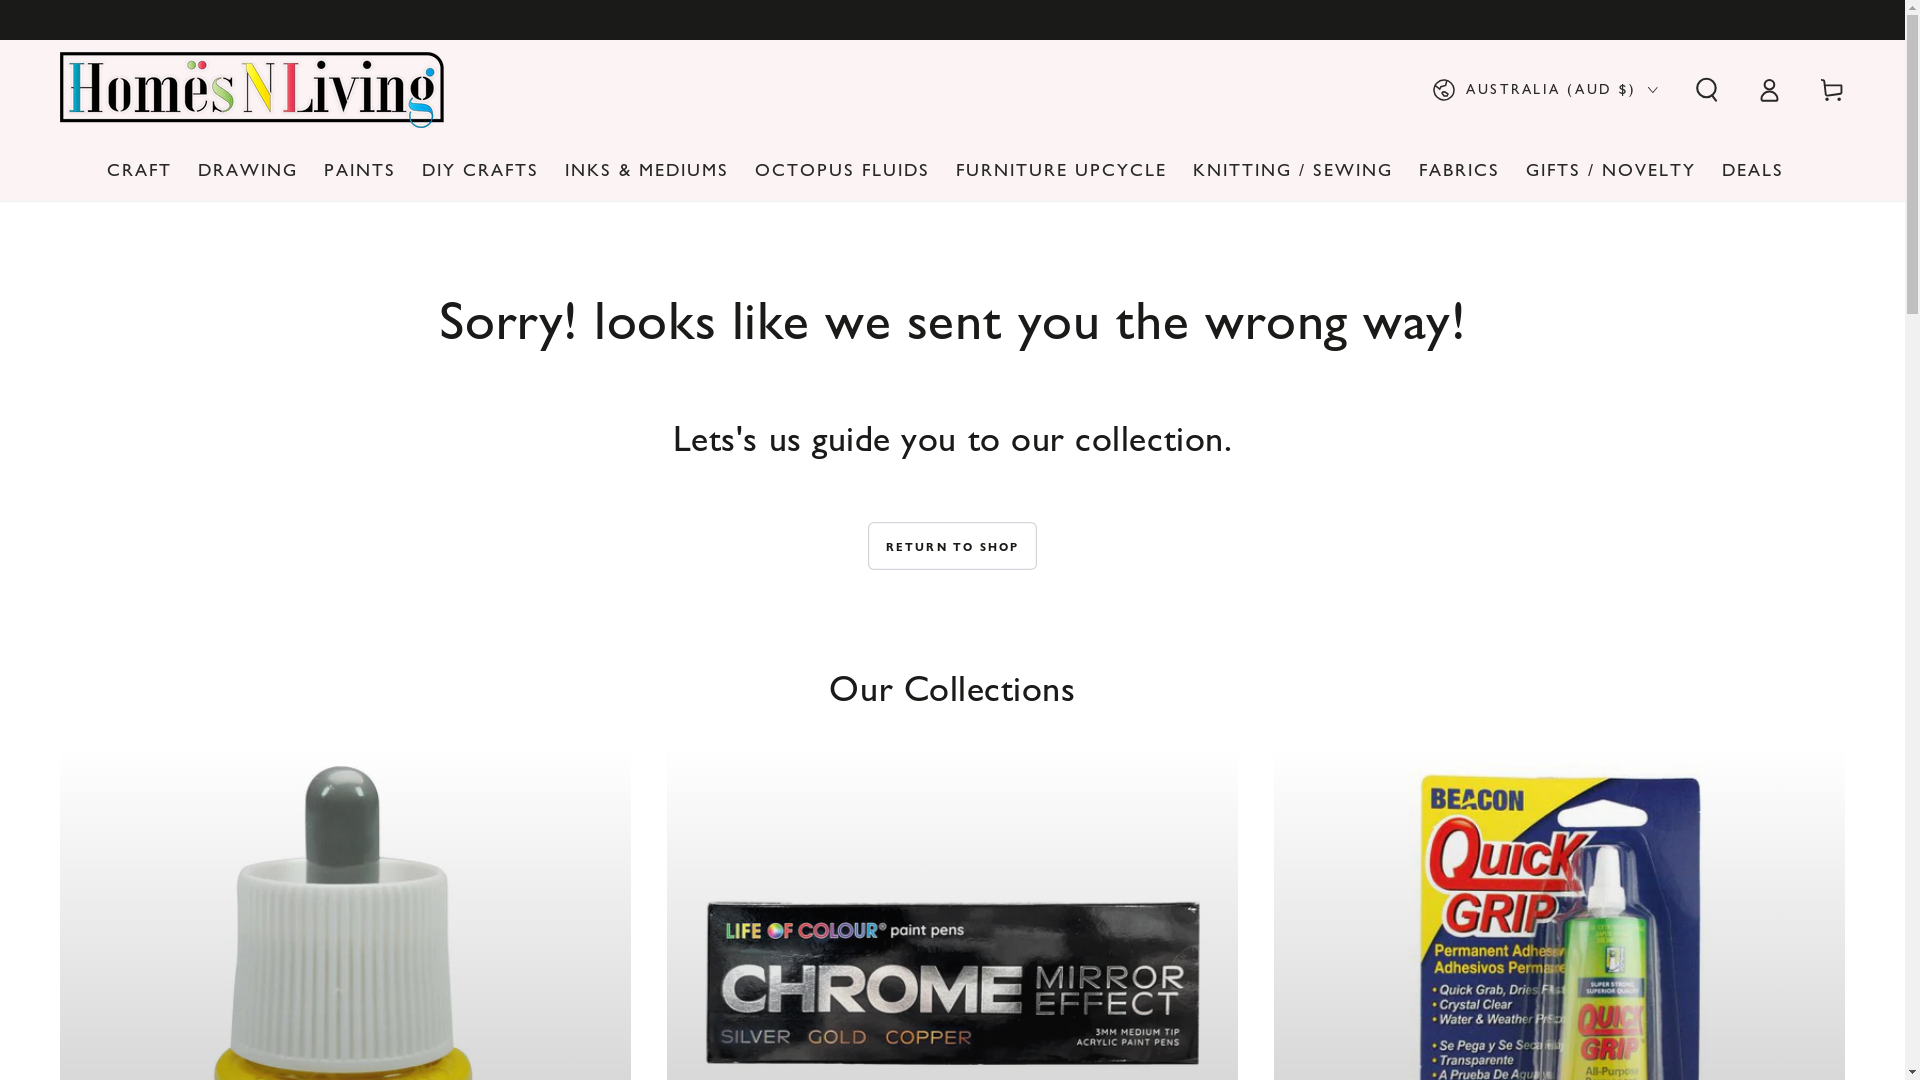 The image size is (1920, 1080). What do you see at coordinates (1060, 169) in the screenshot?
I see `'FURNITURE UPCYCLE'` at bounding box center [1060, 169].